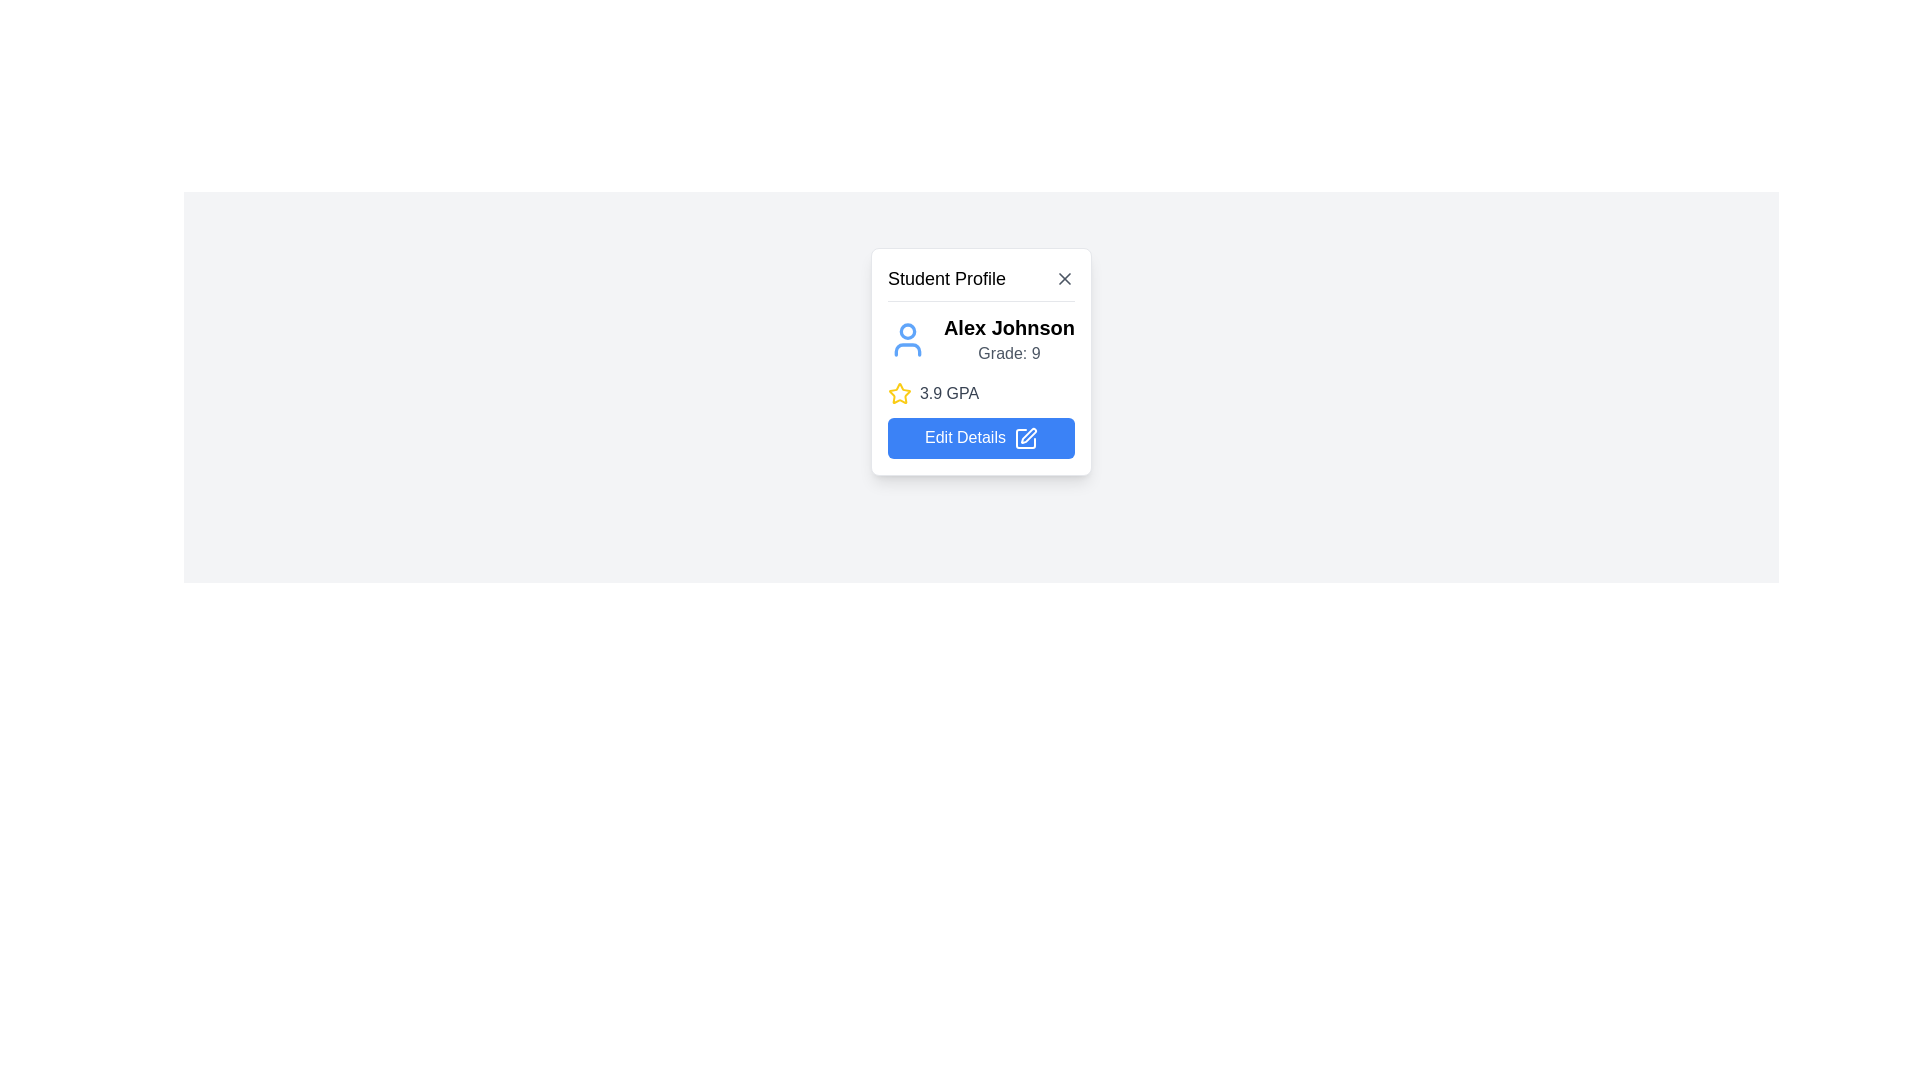 The height and width of the screenshot is (1080, 1920). Describe the element at coordinates (981, 338) in the screenshot. I see `the text label displaying 'Alex Johnson' and 'Grade: 9' in the 'Student Profile' section, located beside a blue user profile icon` at that location.